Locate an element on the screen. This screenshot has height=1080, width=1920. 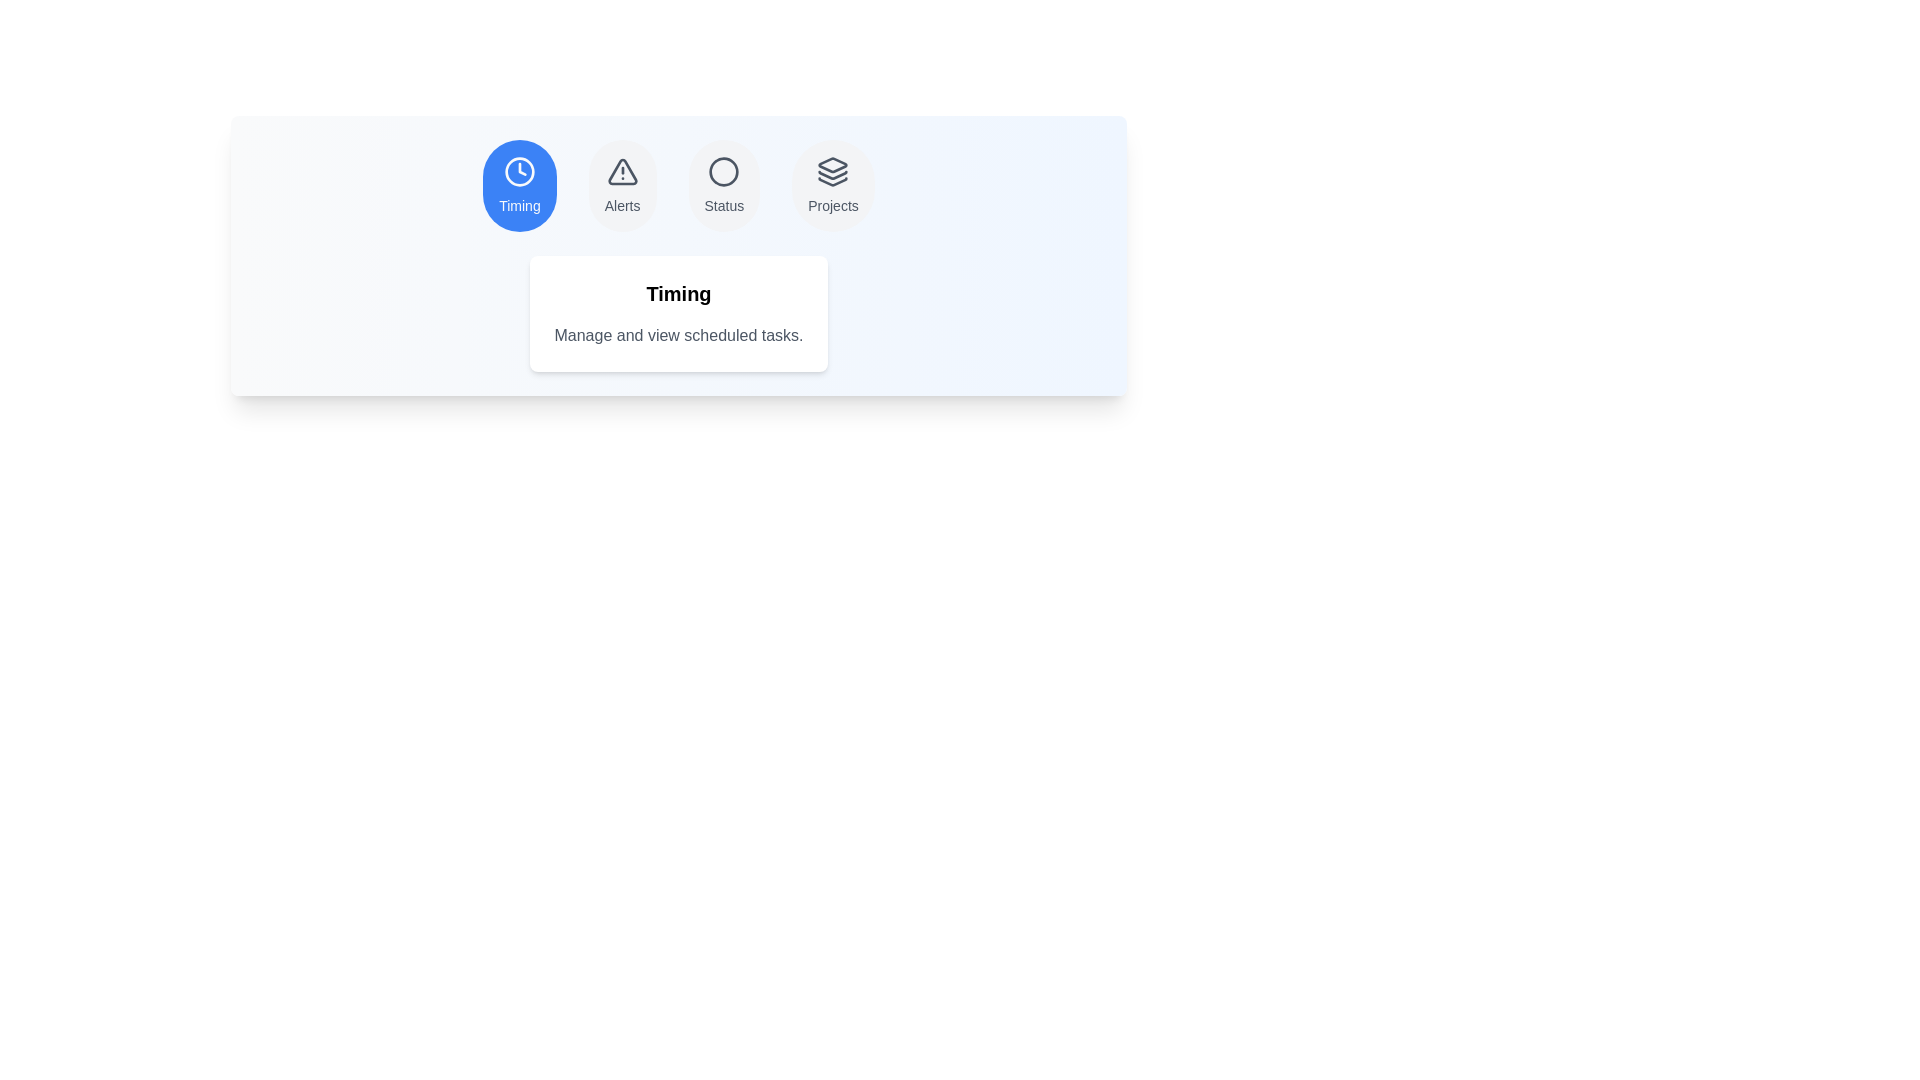
the tab labeled Alerts is located at coordinates (621, 185).